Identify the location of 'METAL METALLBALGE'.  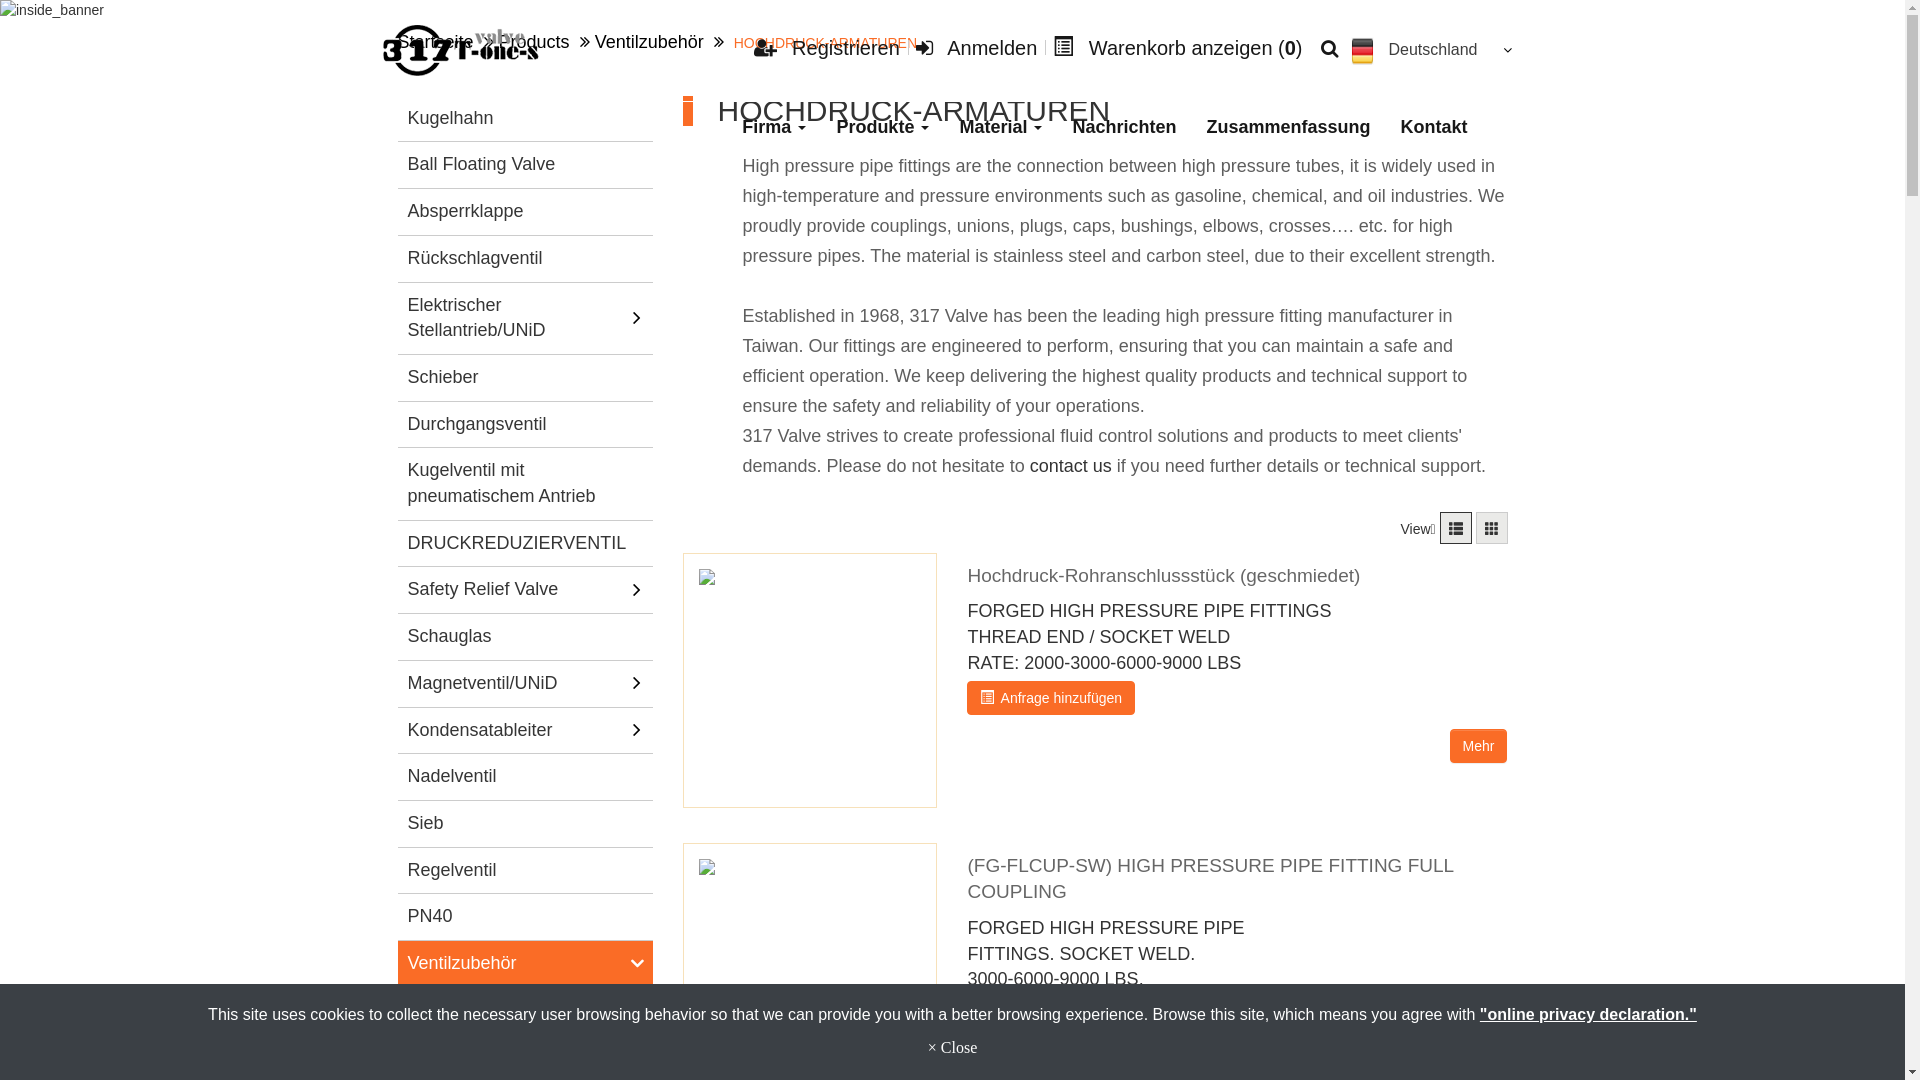
(532, 1055).